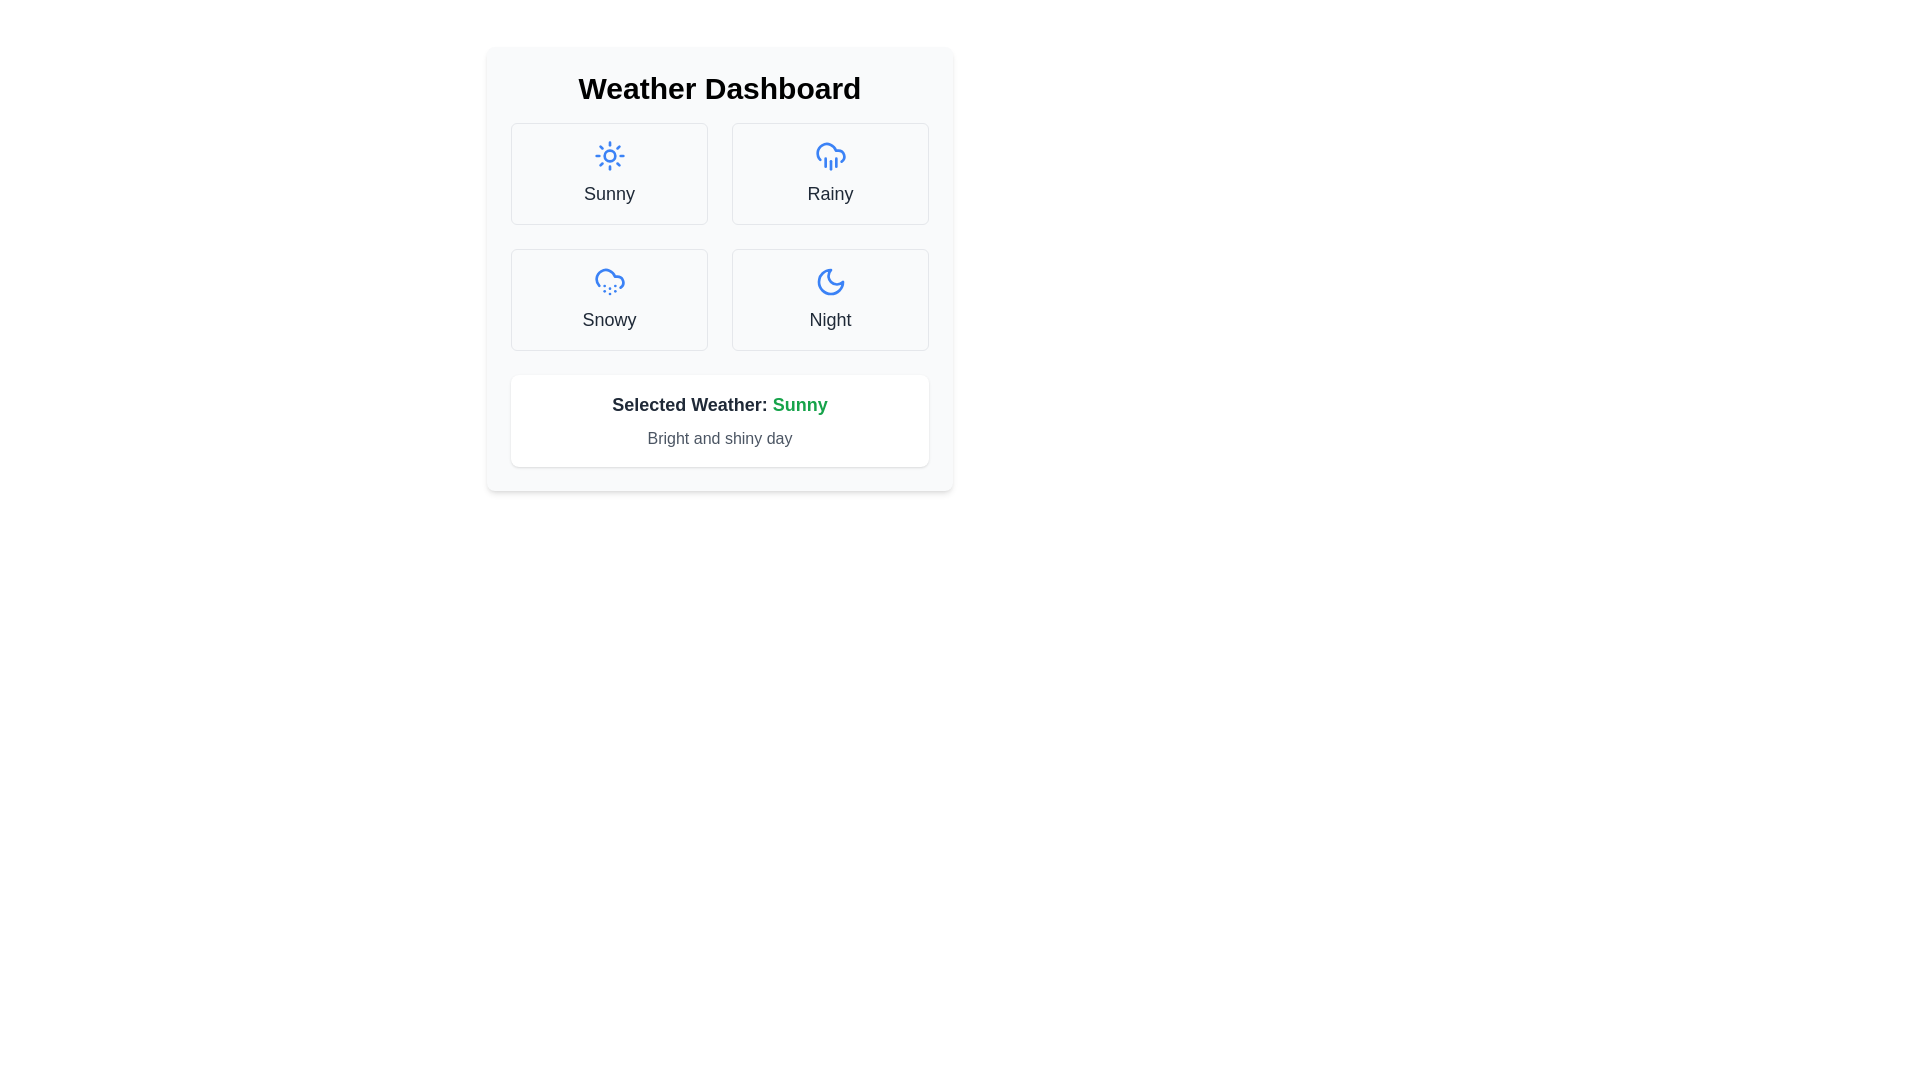 The image size is (1920, 1080). What do you see at coordinates (608, 281) in the screenshot?
I see `the 'Snowy' weather option icon located in the second row, first column of the weather selection dashboard` at bounding box center [608, 281].